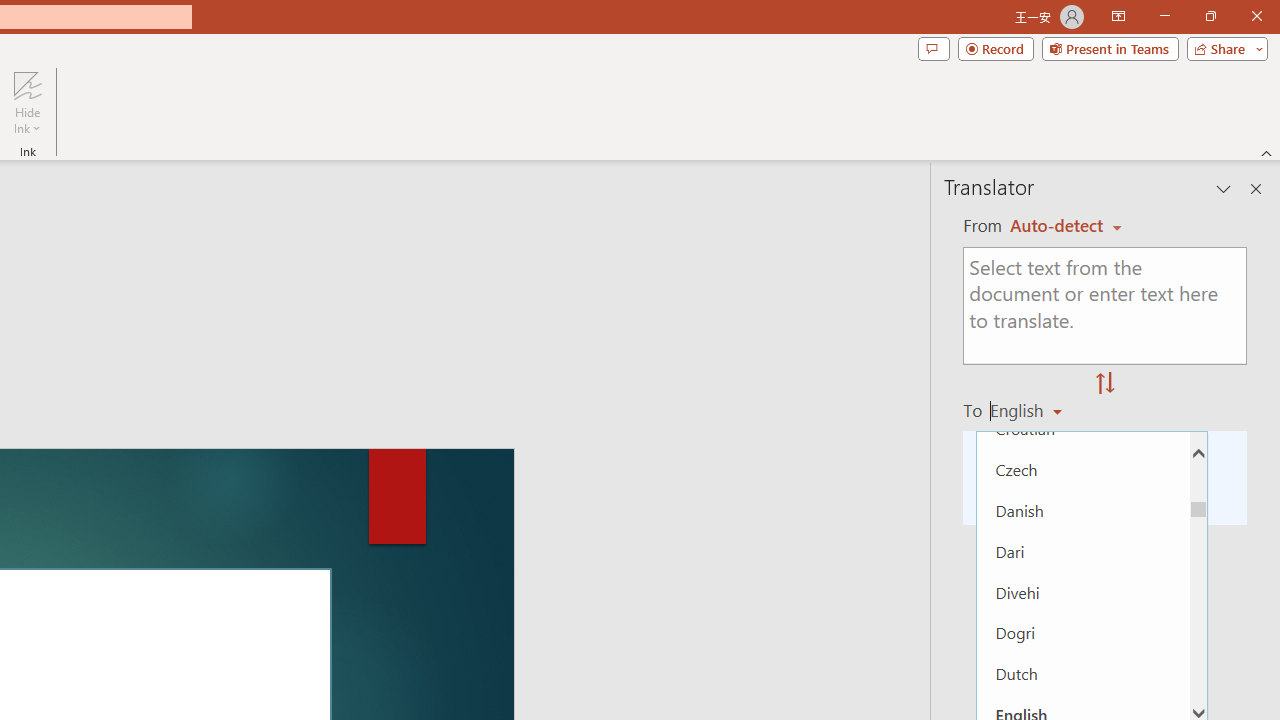 Image resolution: width=1280 pixels, height=720 pixels. What do you see at coordinates (1082, 632) in the screenshot?
I see `'Dogri'` at bounding box center [1082, 632].